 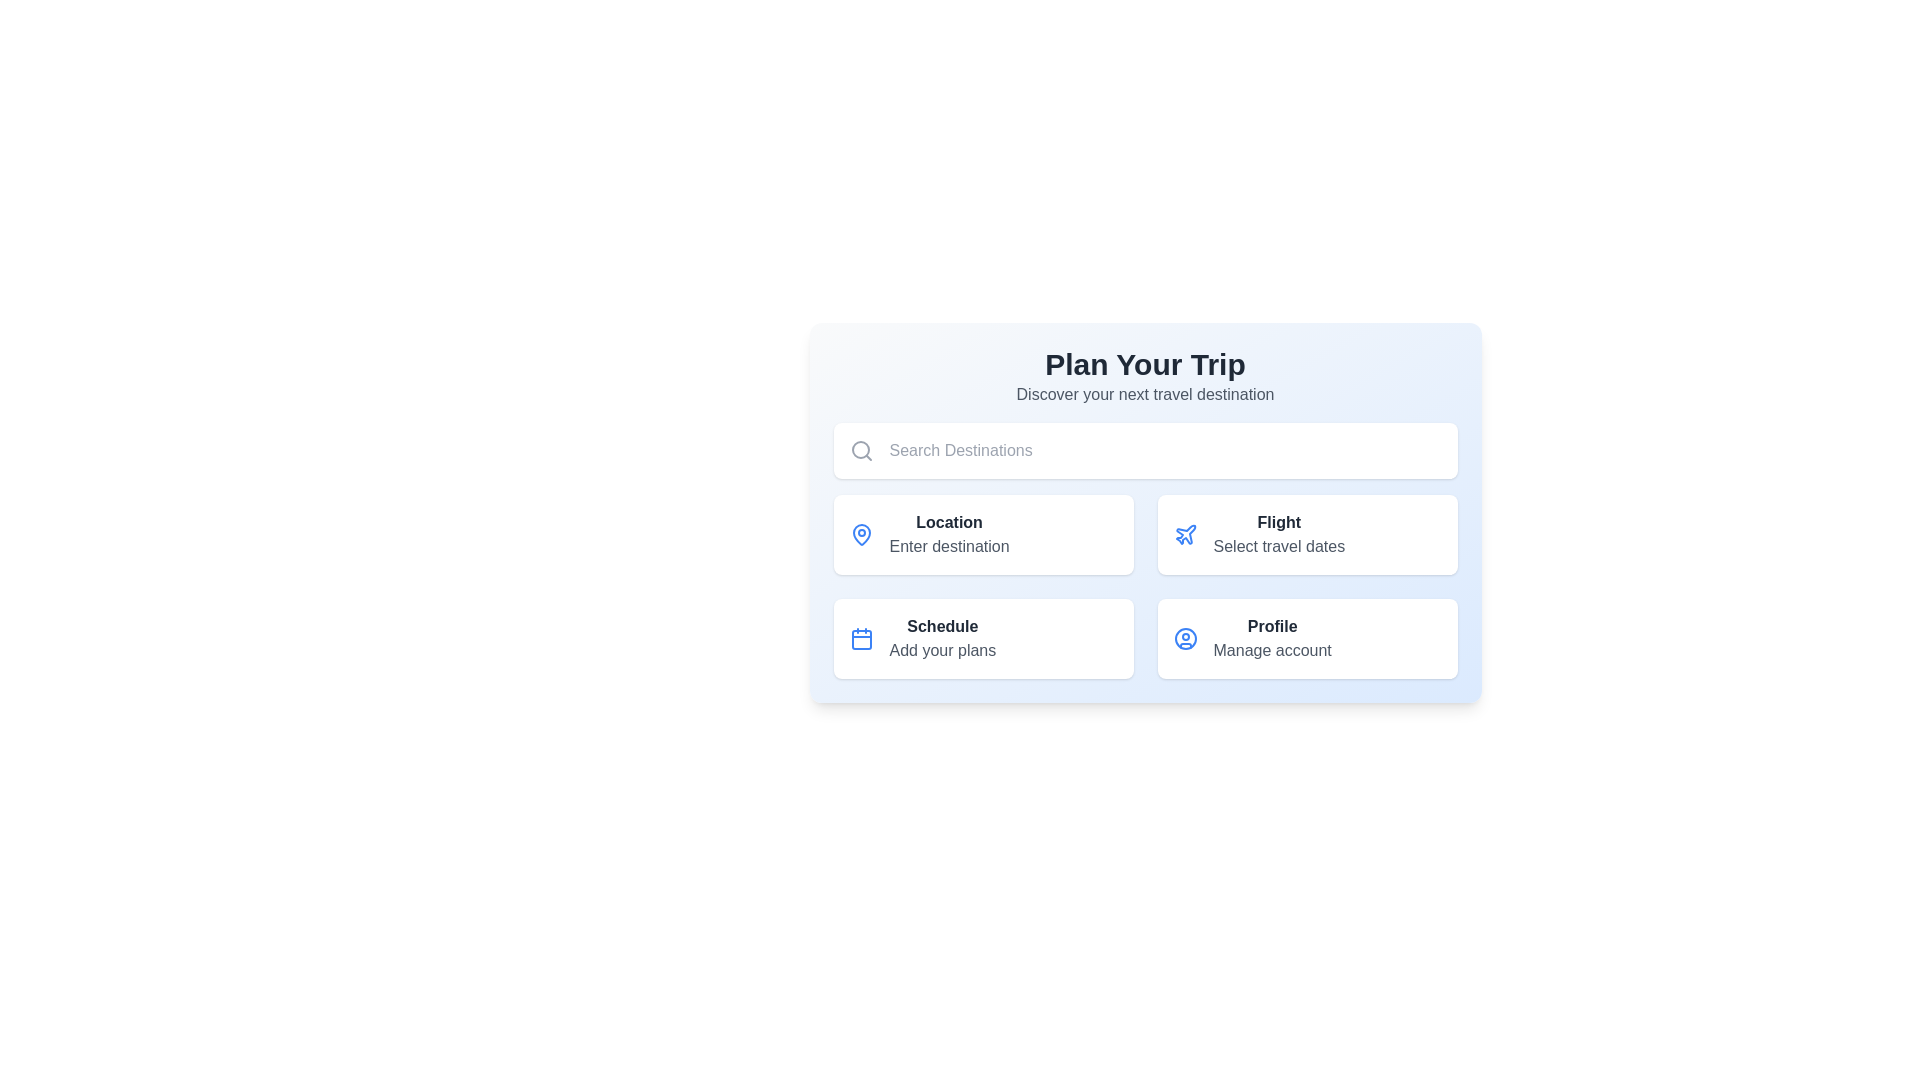 What do you see at coordinates (861, 534) in the screenshot?
I see `the map pin icon, which is located on the left side of the 'Location' label within the 'Location' card in the top left segment of the lower section of the interface` at bounding box center [861, 534].